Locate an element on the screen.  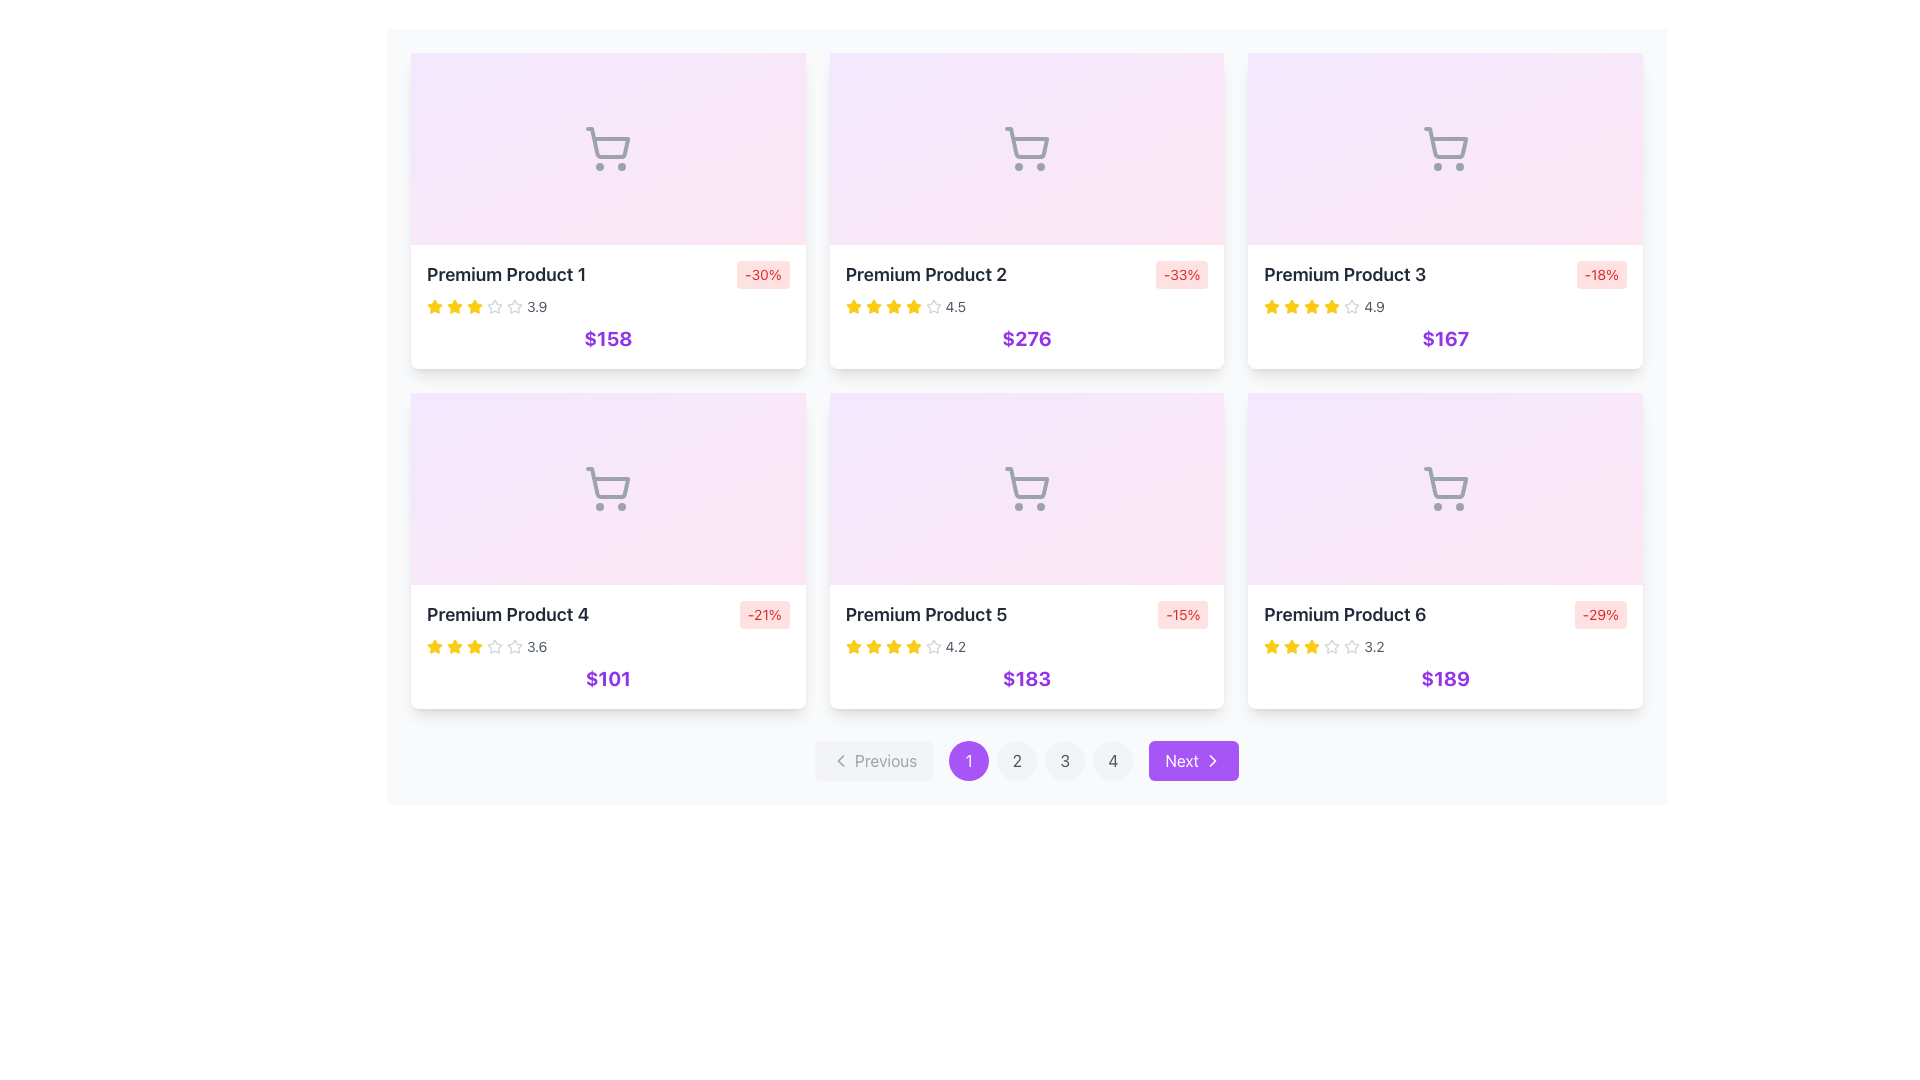
the third star icon used for ratings under the product title 'Premium Product 1' is located at coordinates (494, 306).